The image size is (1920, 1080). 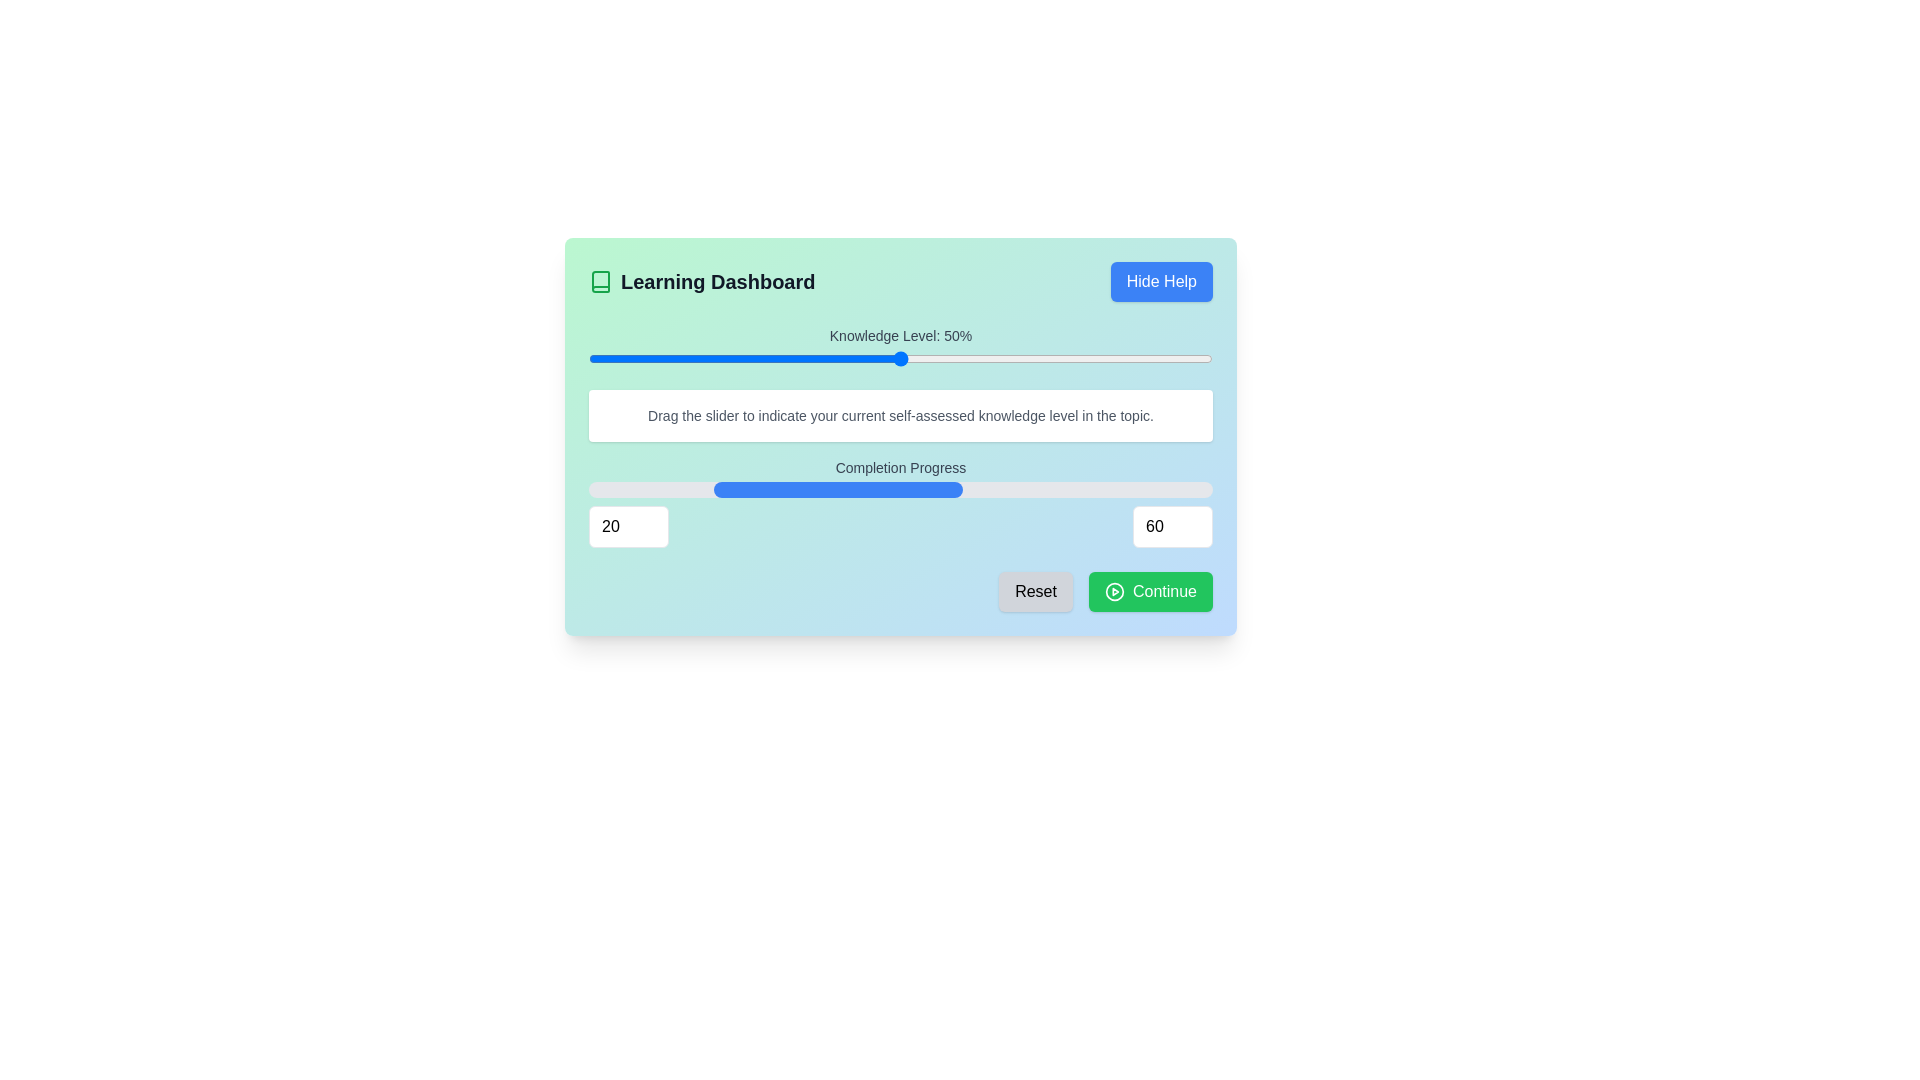 I want to click on the knowledge level, so click(x=1068, y=357).